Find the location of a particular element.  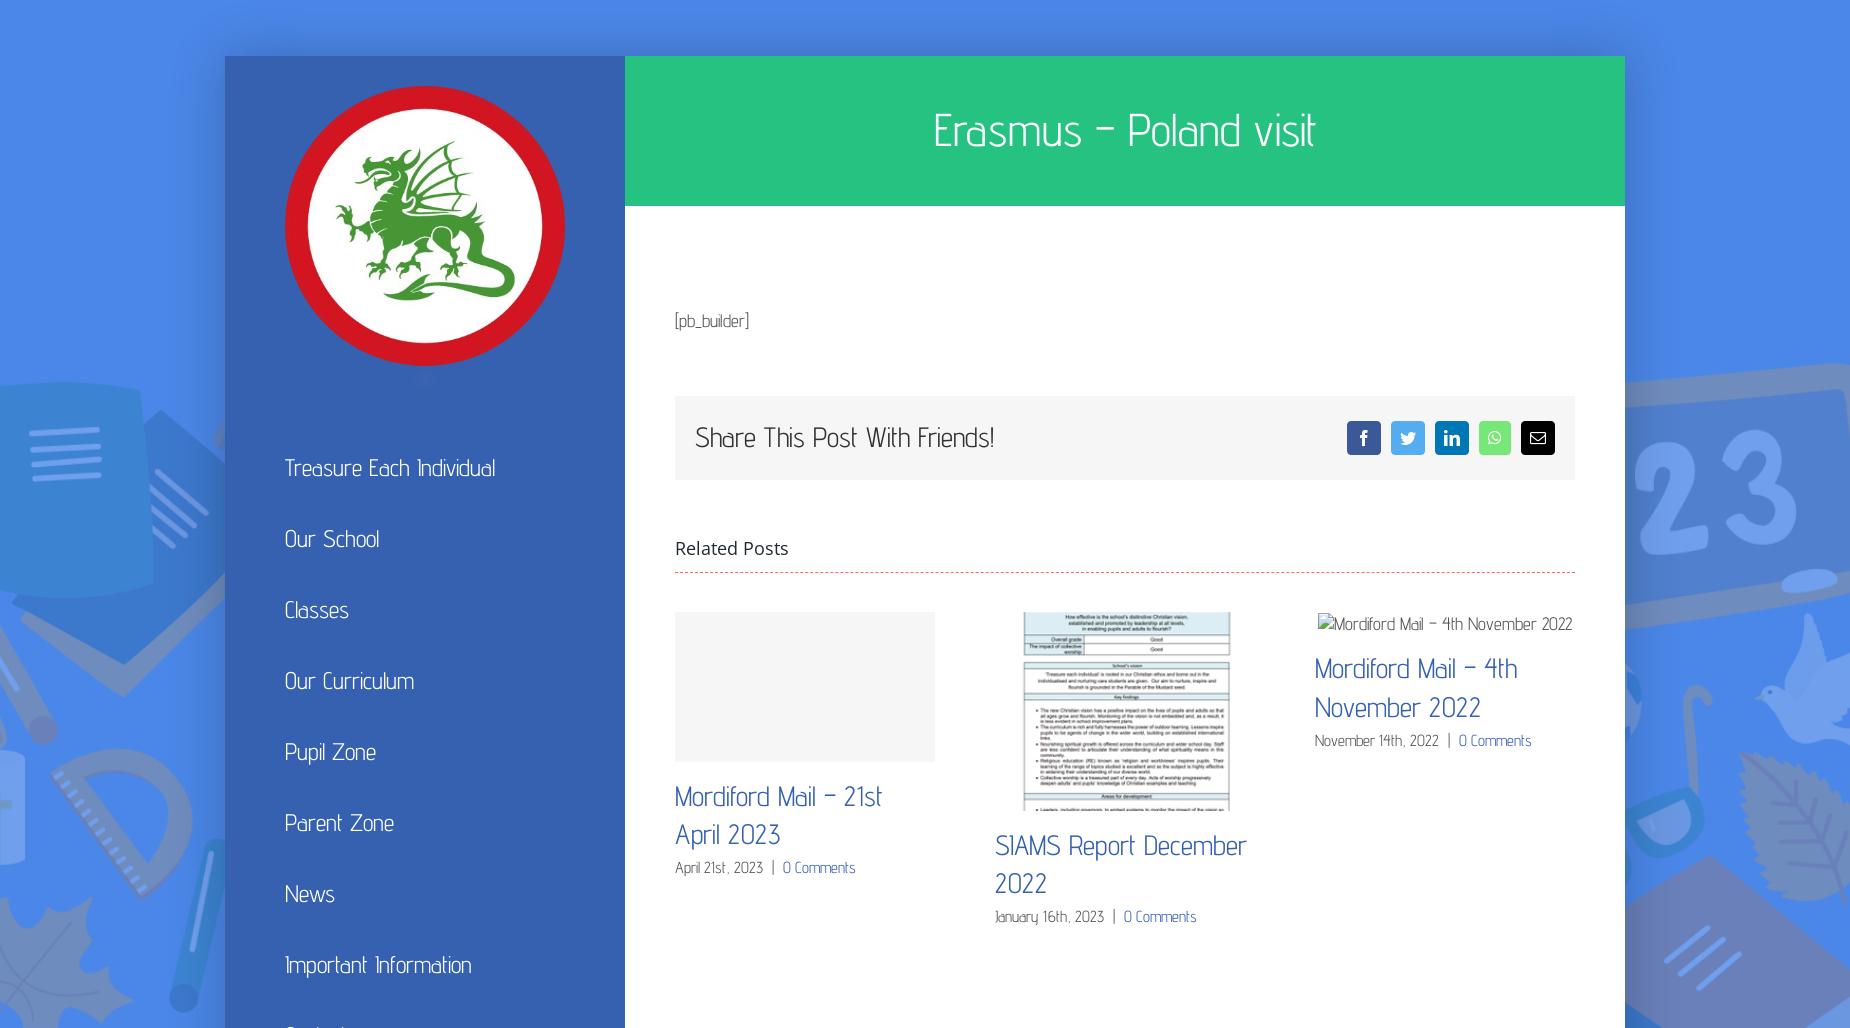

'Admissions' is located at coordinates (688, 862).